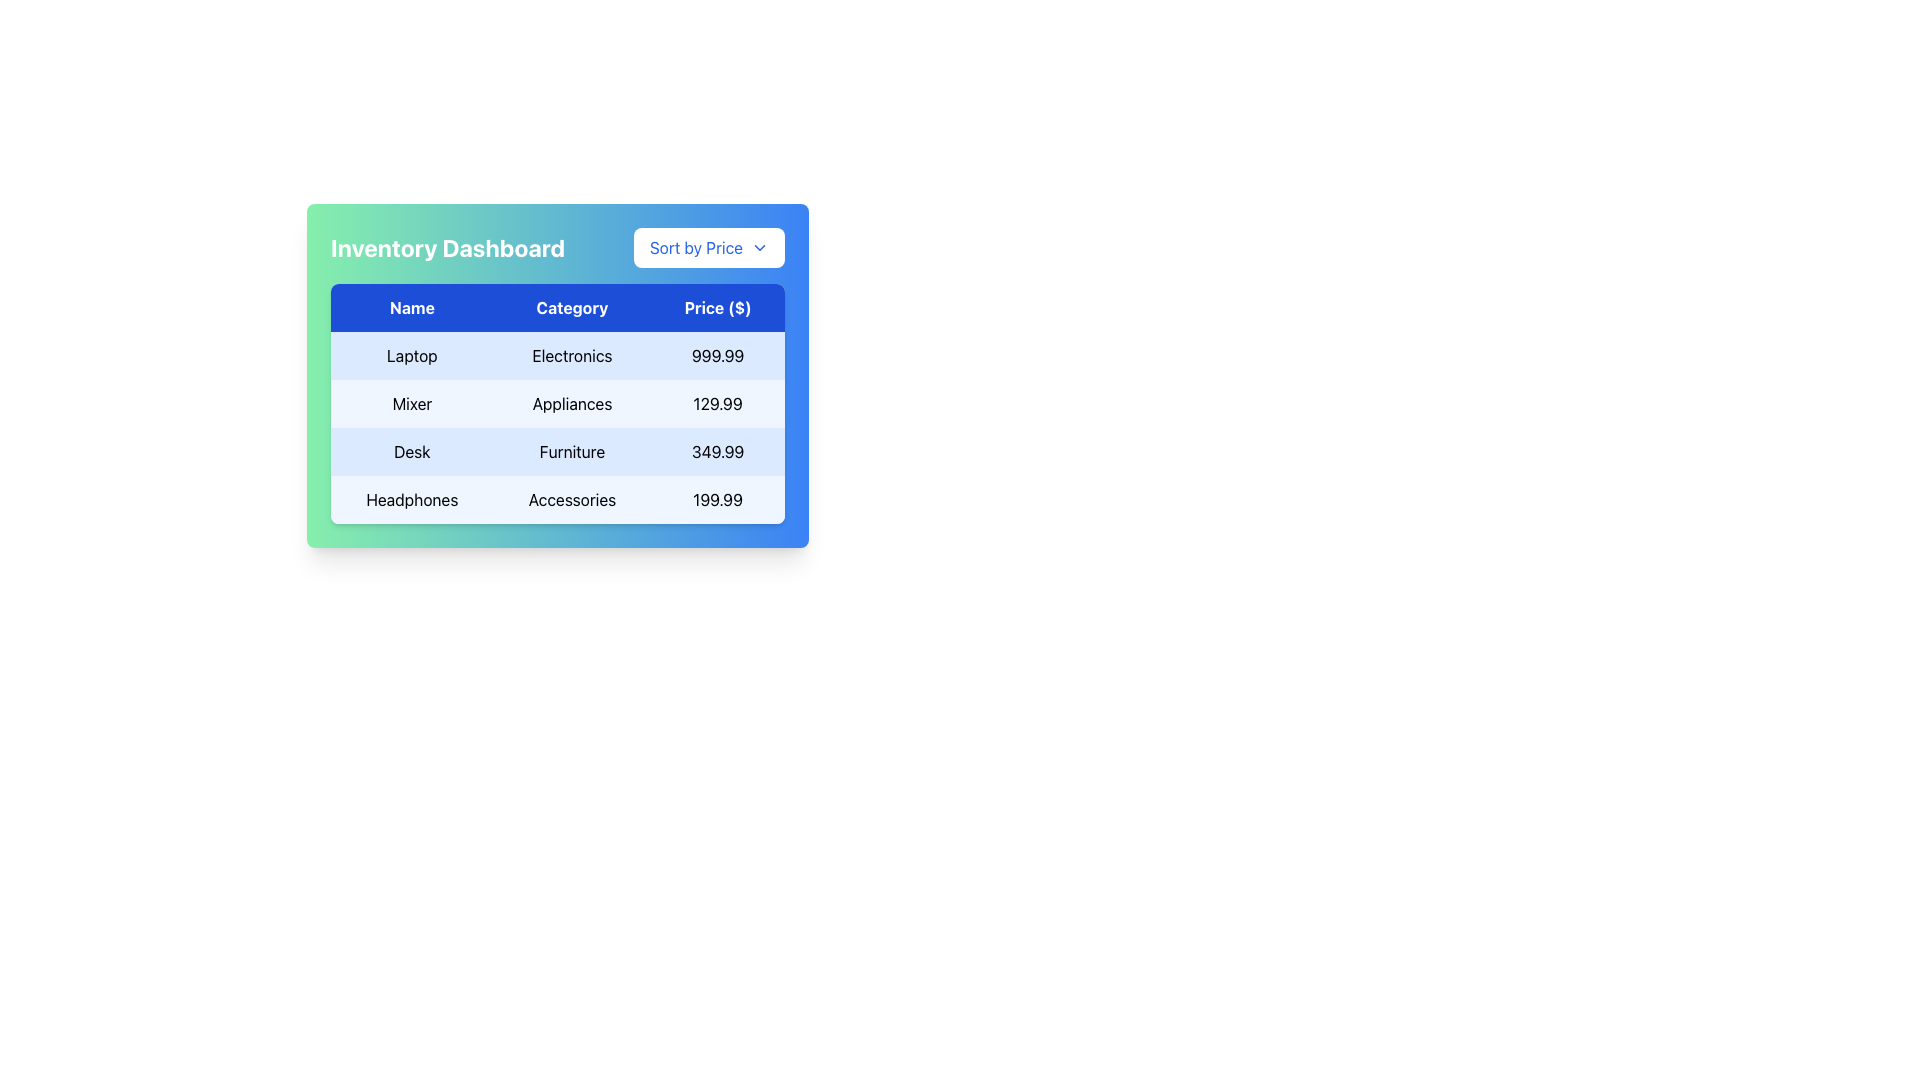 Image resolution: width=1920 pixels, height=1080 pixels. Describe the element at coordinates (557, 427) in the screenshot. I see `the second row in the data table displaying information about a mixer, which includes 'Mixer' under 'Name', 'Appliances' under 'Category', and '129.99' under 'Price ($)'` at that location.